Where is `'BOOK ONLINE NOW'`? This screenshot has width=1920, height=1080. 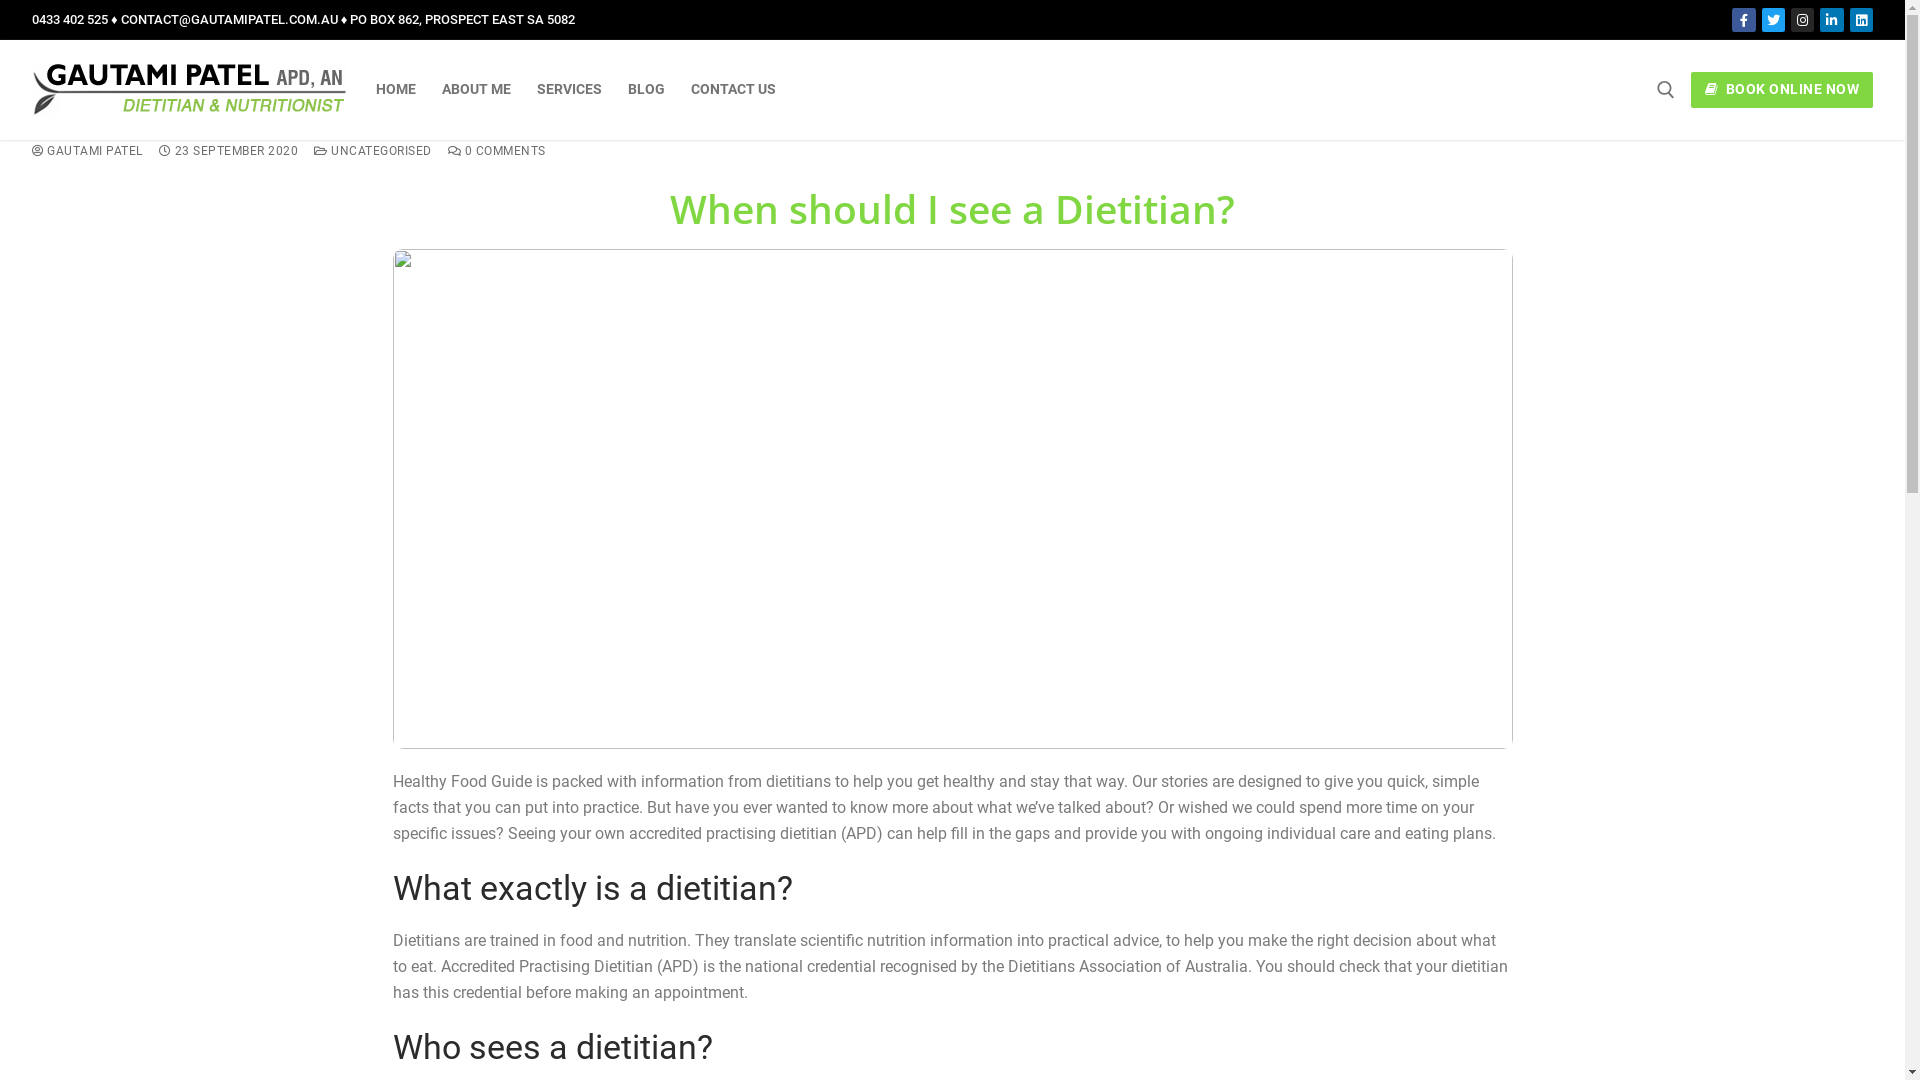 'BOOK ONLINE NOW' is located at coordinates (1689, 90).